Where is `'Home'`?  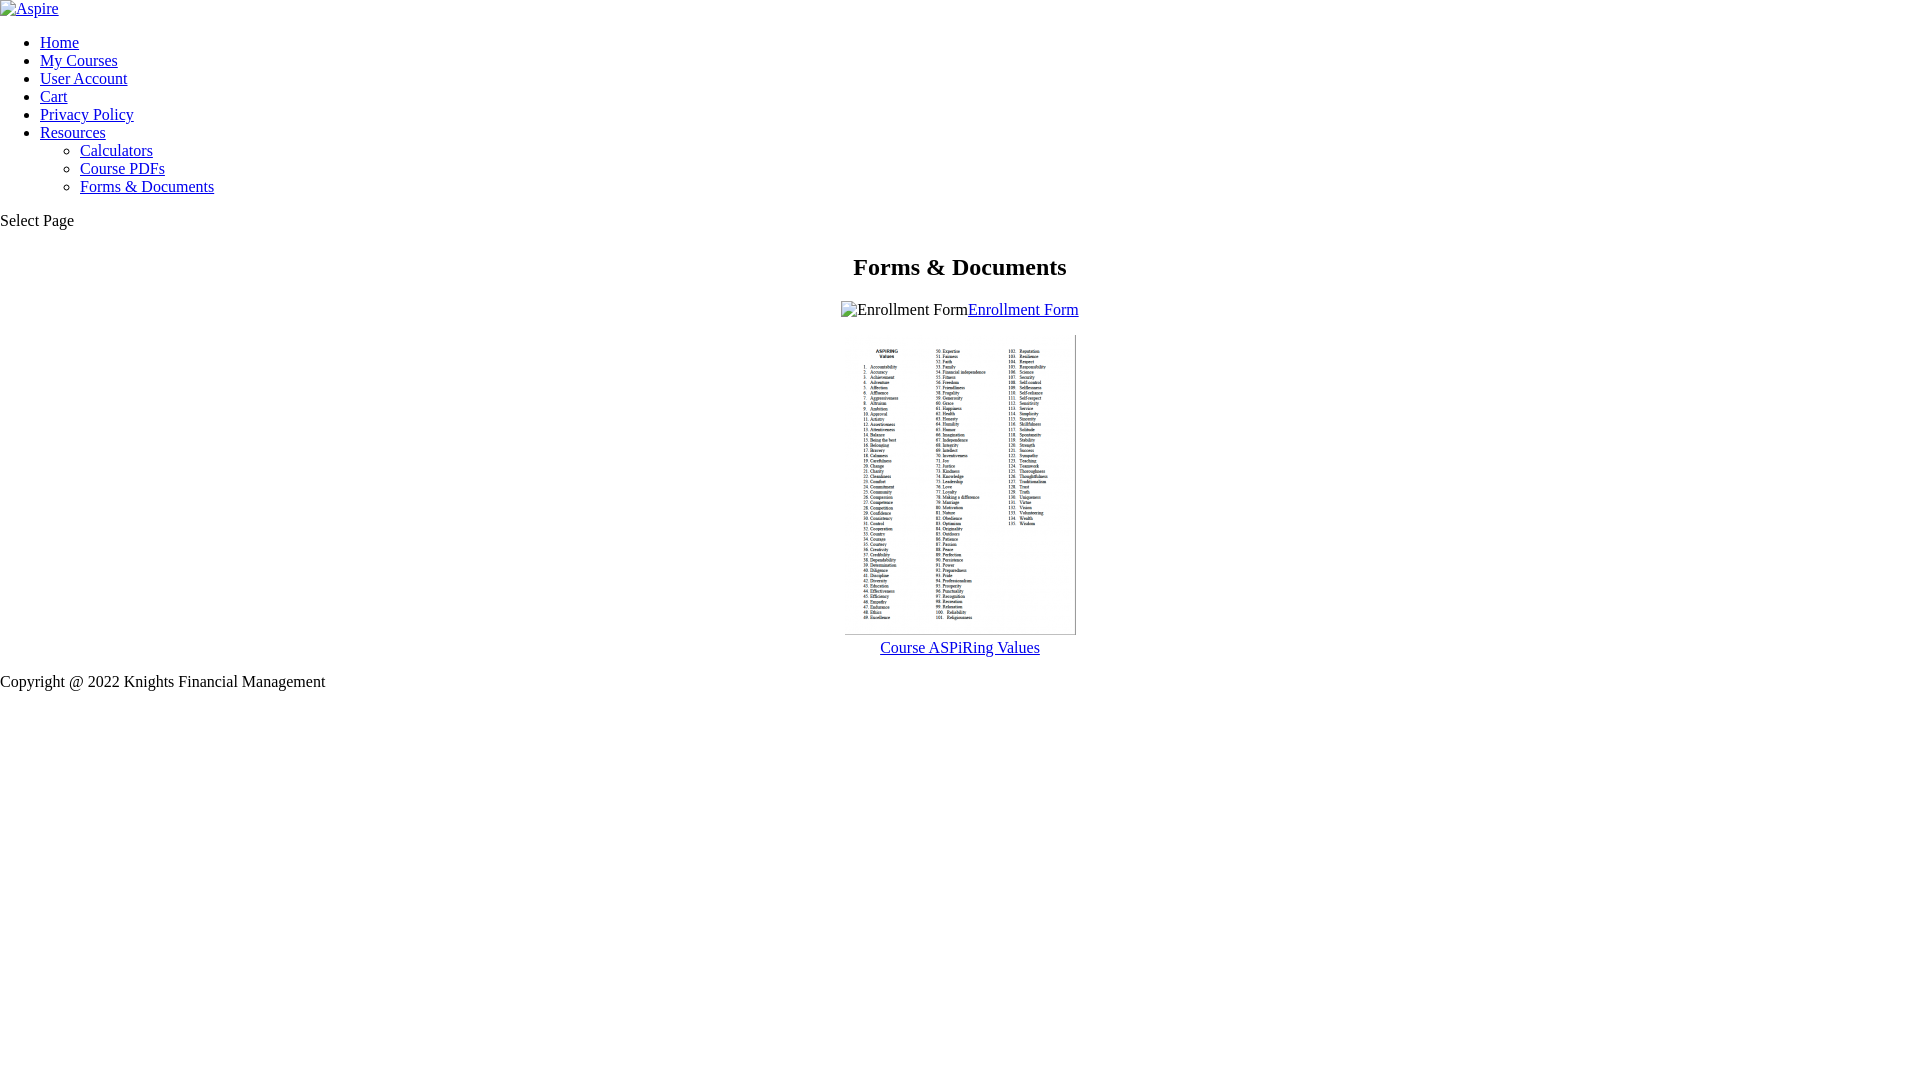
'Home' is located at coordinates (39, 42).